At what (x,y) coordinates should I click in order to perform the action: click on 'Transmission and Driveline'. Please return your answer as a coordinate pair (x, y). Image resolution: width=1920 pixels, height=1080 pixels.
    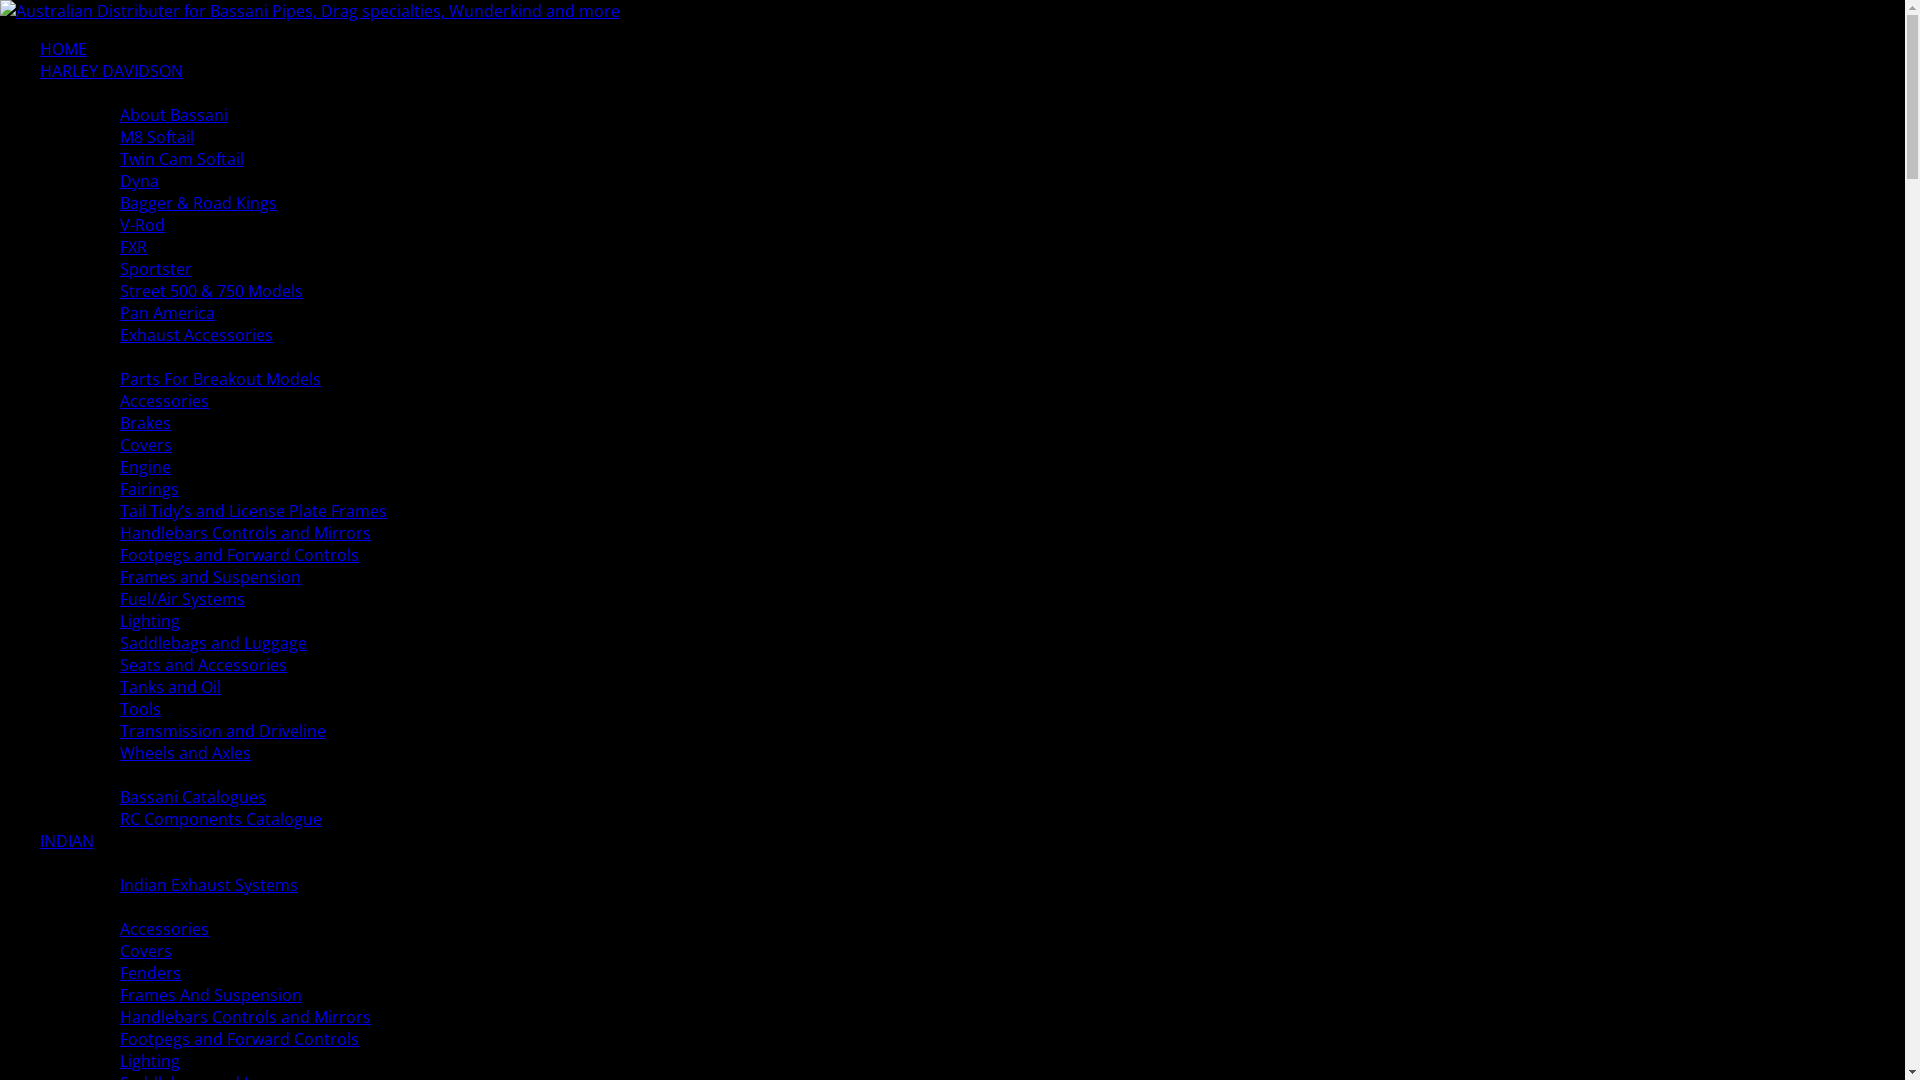
    Looking at the image, I should click on (119, 731).